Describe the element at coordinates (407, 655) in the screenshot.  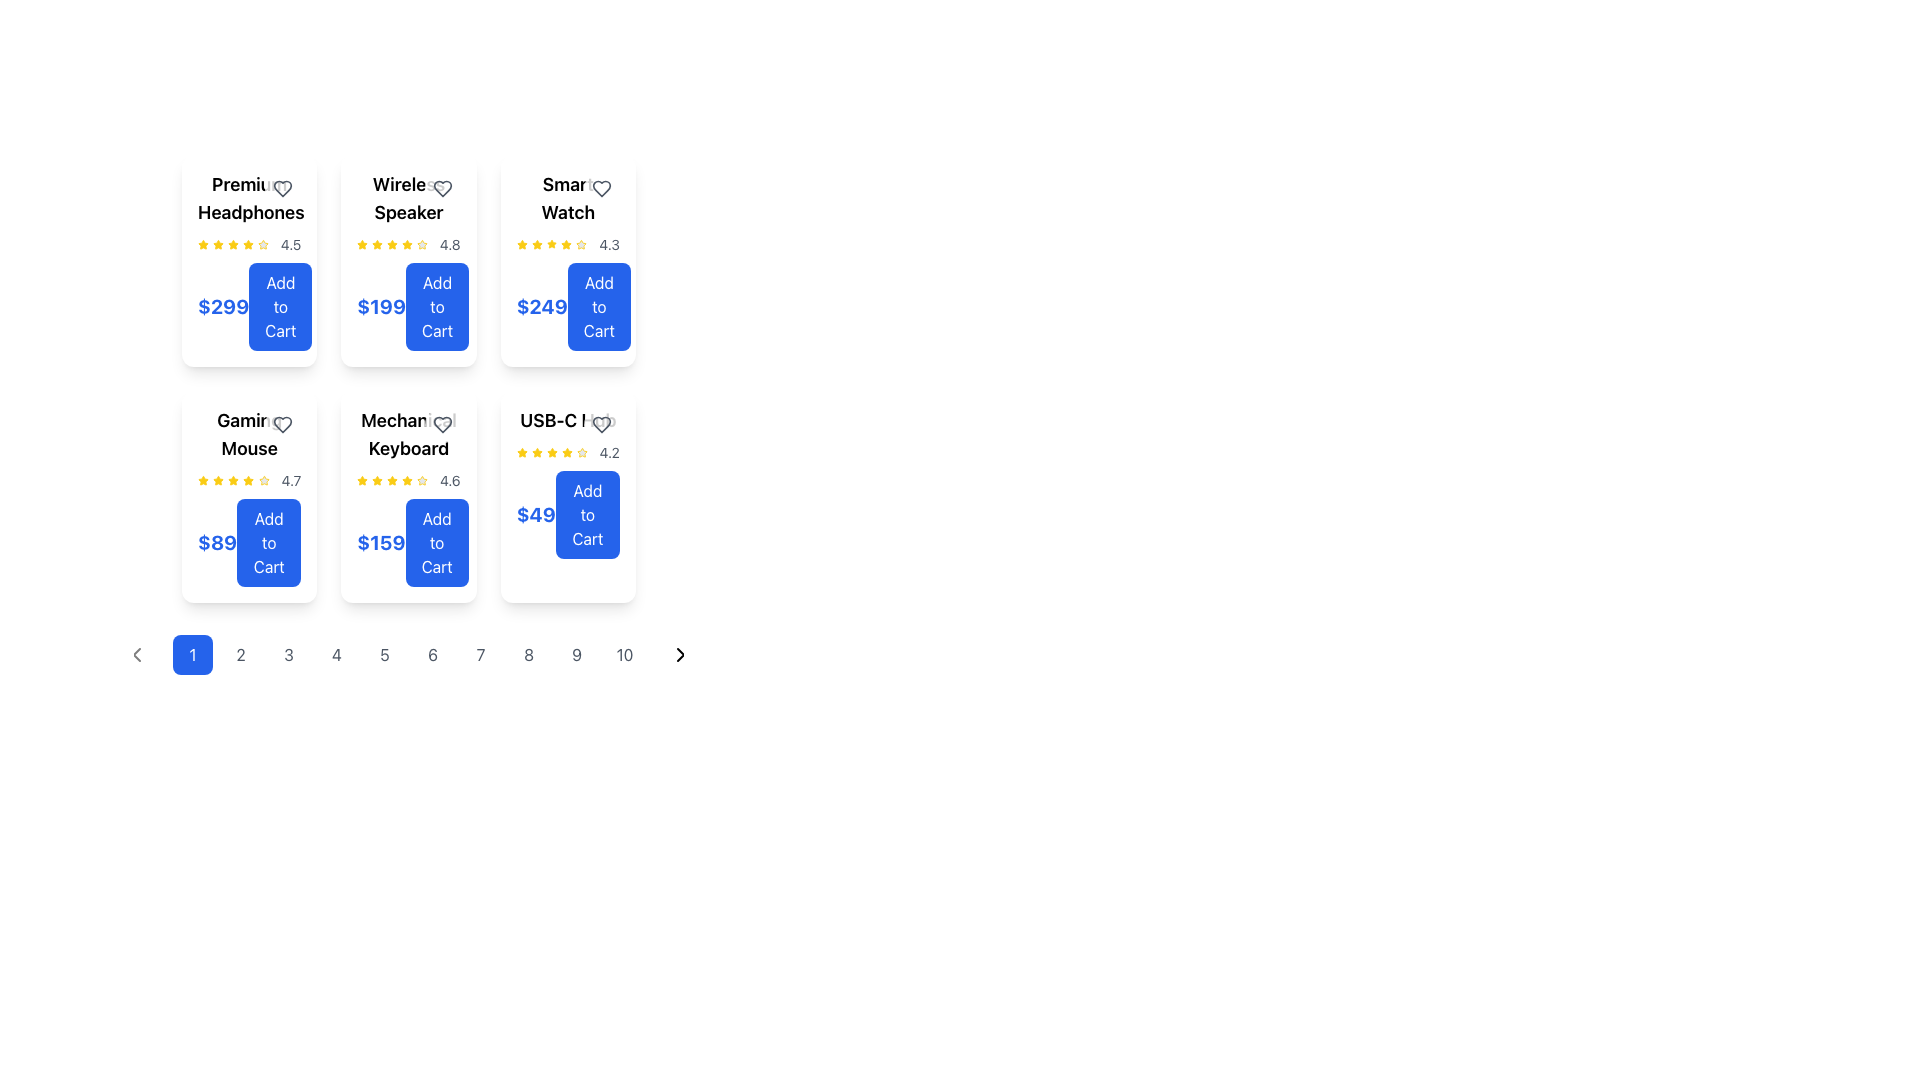
I see `the sixth page button in the pagination bar located at the bottom of the grid of items` at that location.